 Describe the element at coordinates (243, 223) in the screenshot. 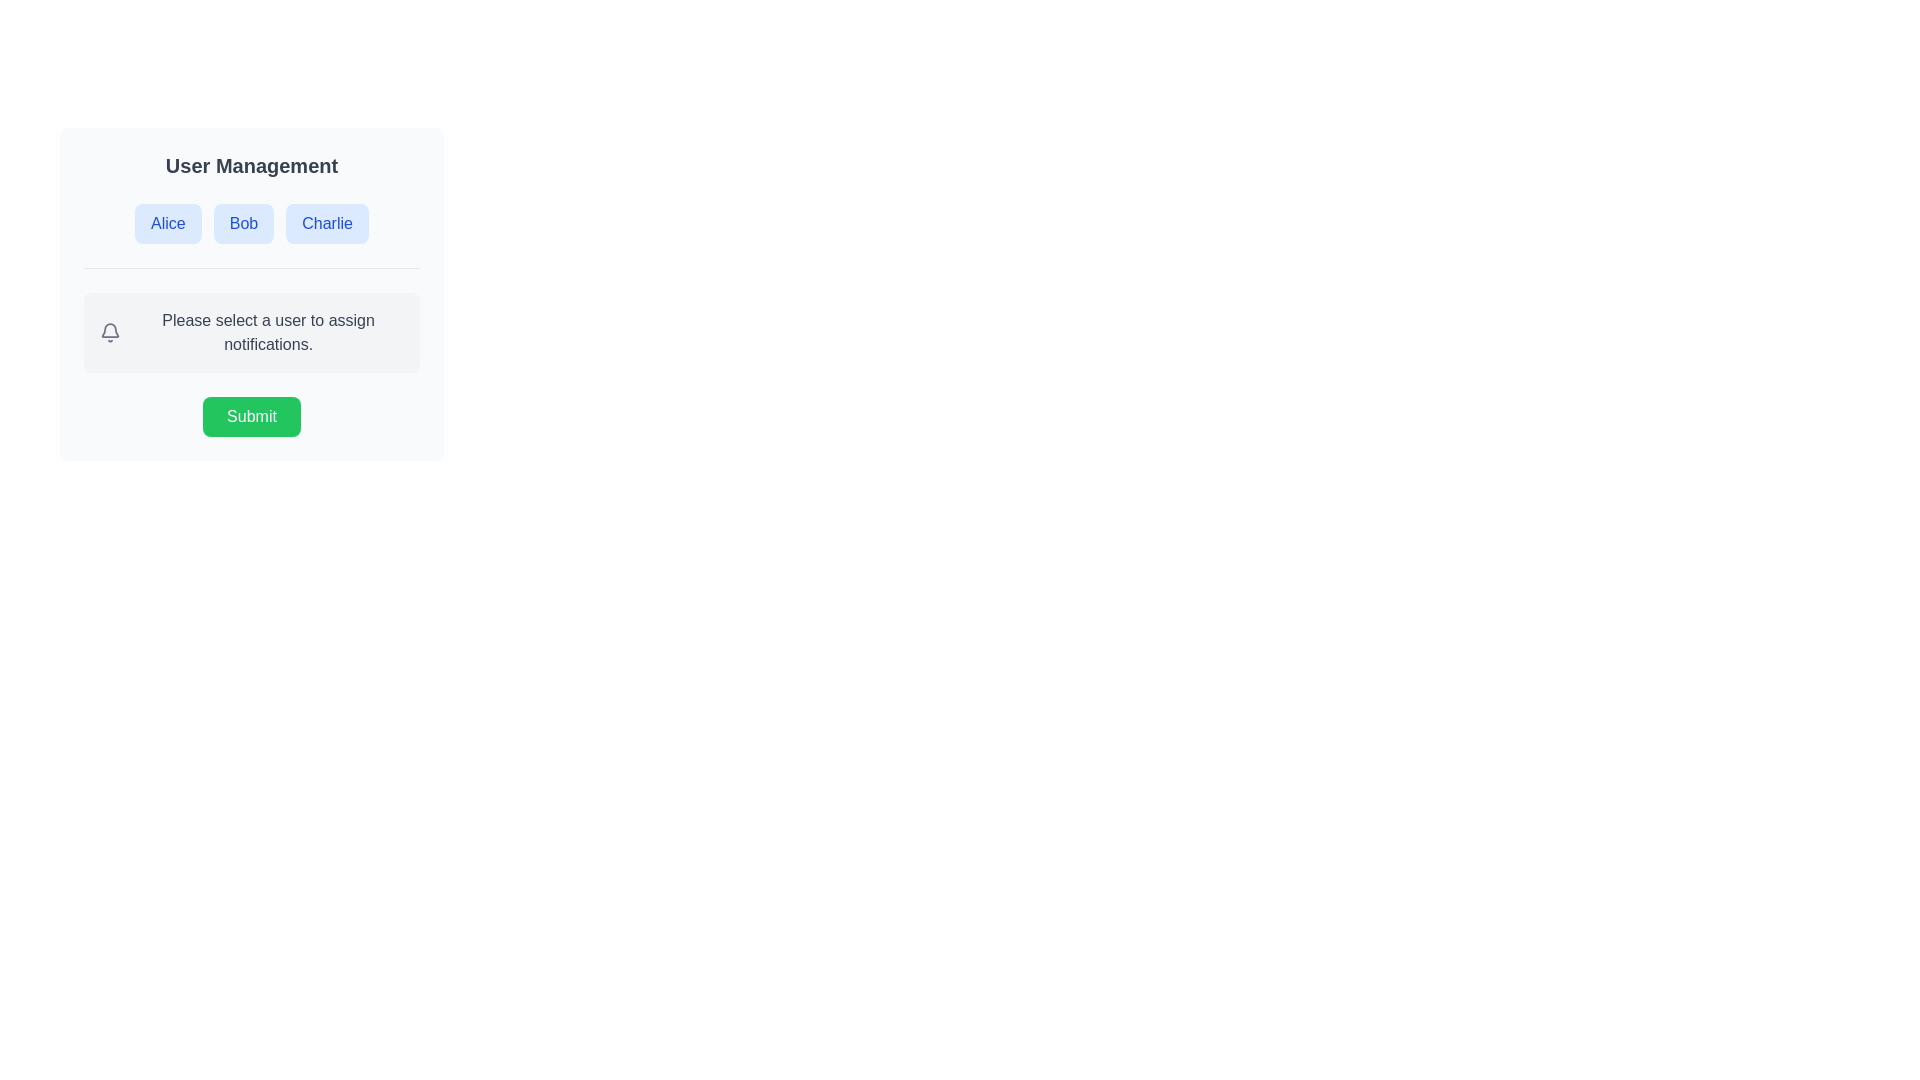

I see `the button labeled 'Bob', which is the second button from the left in the 'User Management' section` at that location.